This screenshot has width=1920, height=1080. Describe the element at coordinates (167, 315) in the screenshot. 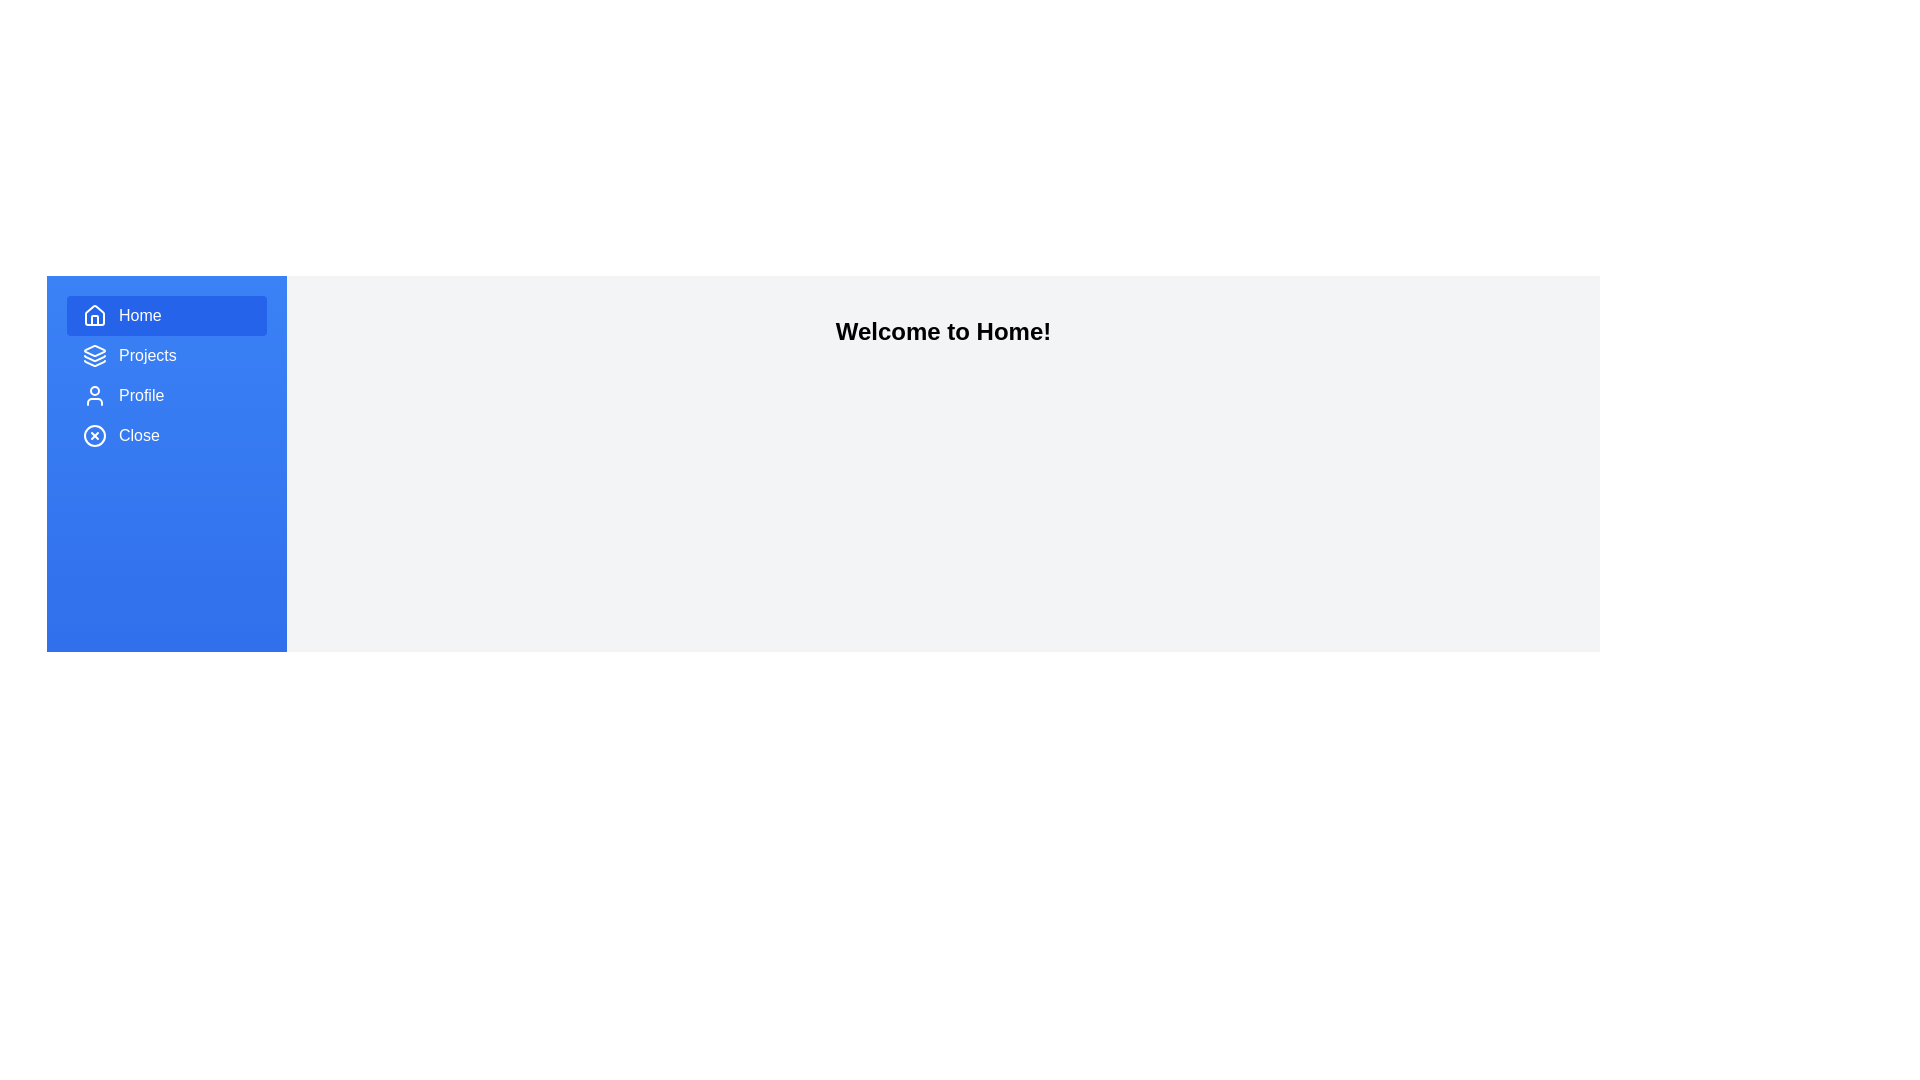

I see `the tab Home from the navigation drawer` at that location.